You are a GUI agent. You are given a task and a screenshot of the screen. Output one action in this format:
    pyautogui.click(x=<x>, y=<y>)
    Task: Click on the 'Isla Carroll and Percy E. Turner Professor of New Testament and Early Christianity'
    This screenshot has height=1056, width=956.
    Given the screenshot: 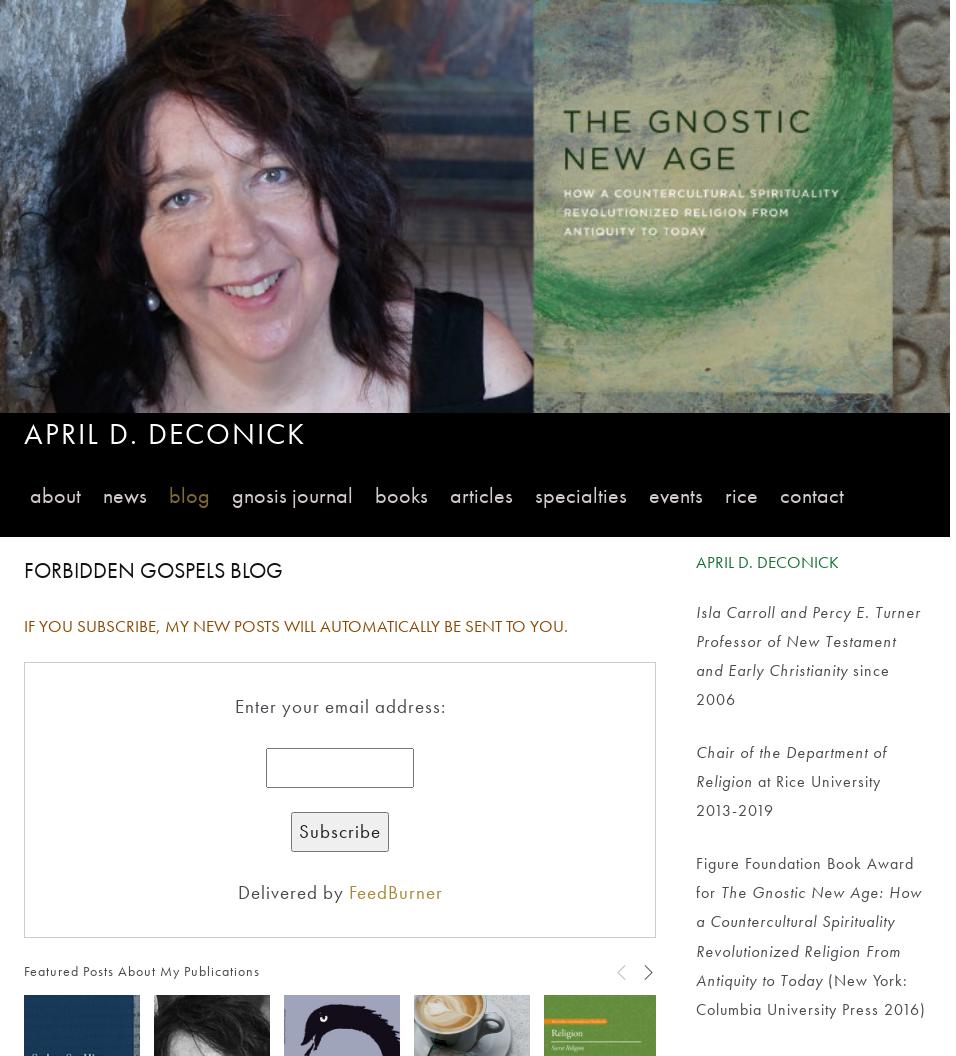 What is the action you would take?
    pyautogui.click(x=809, y=639)
    